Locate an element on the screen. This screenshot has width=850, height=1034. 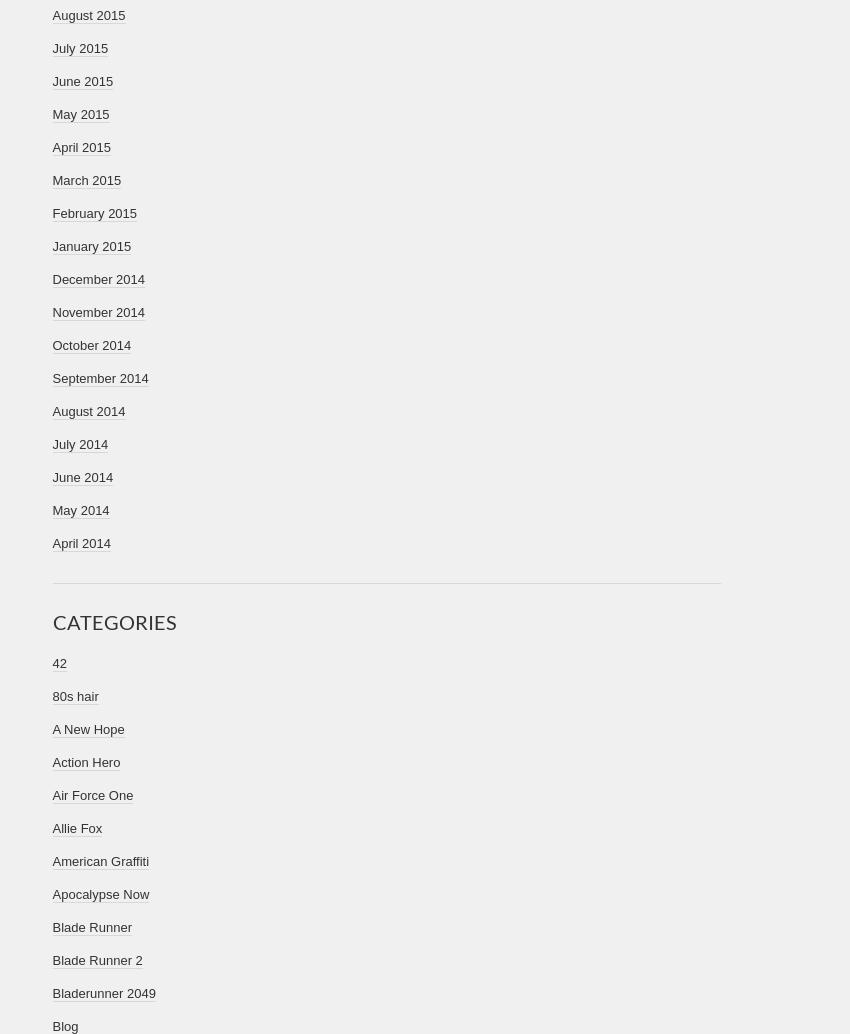
'July 2015' is located at coordinates (79, 48).